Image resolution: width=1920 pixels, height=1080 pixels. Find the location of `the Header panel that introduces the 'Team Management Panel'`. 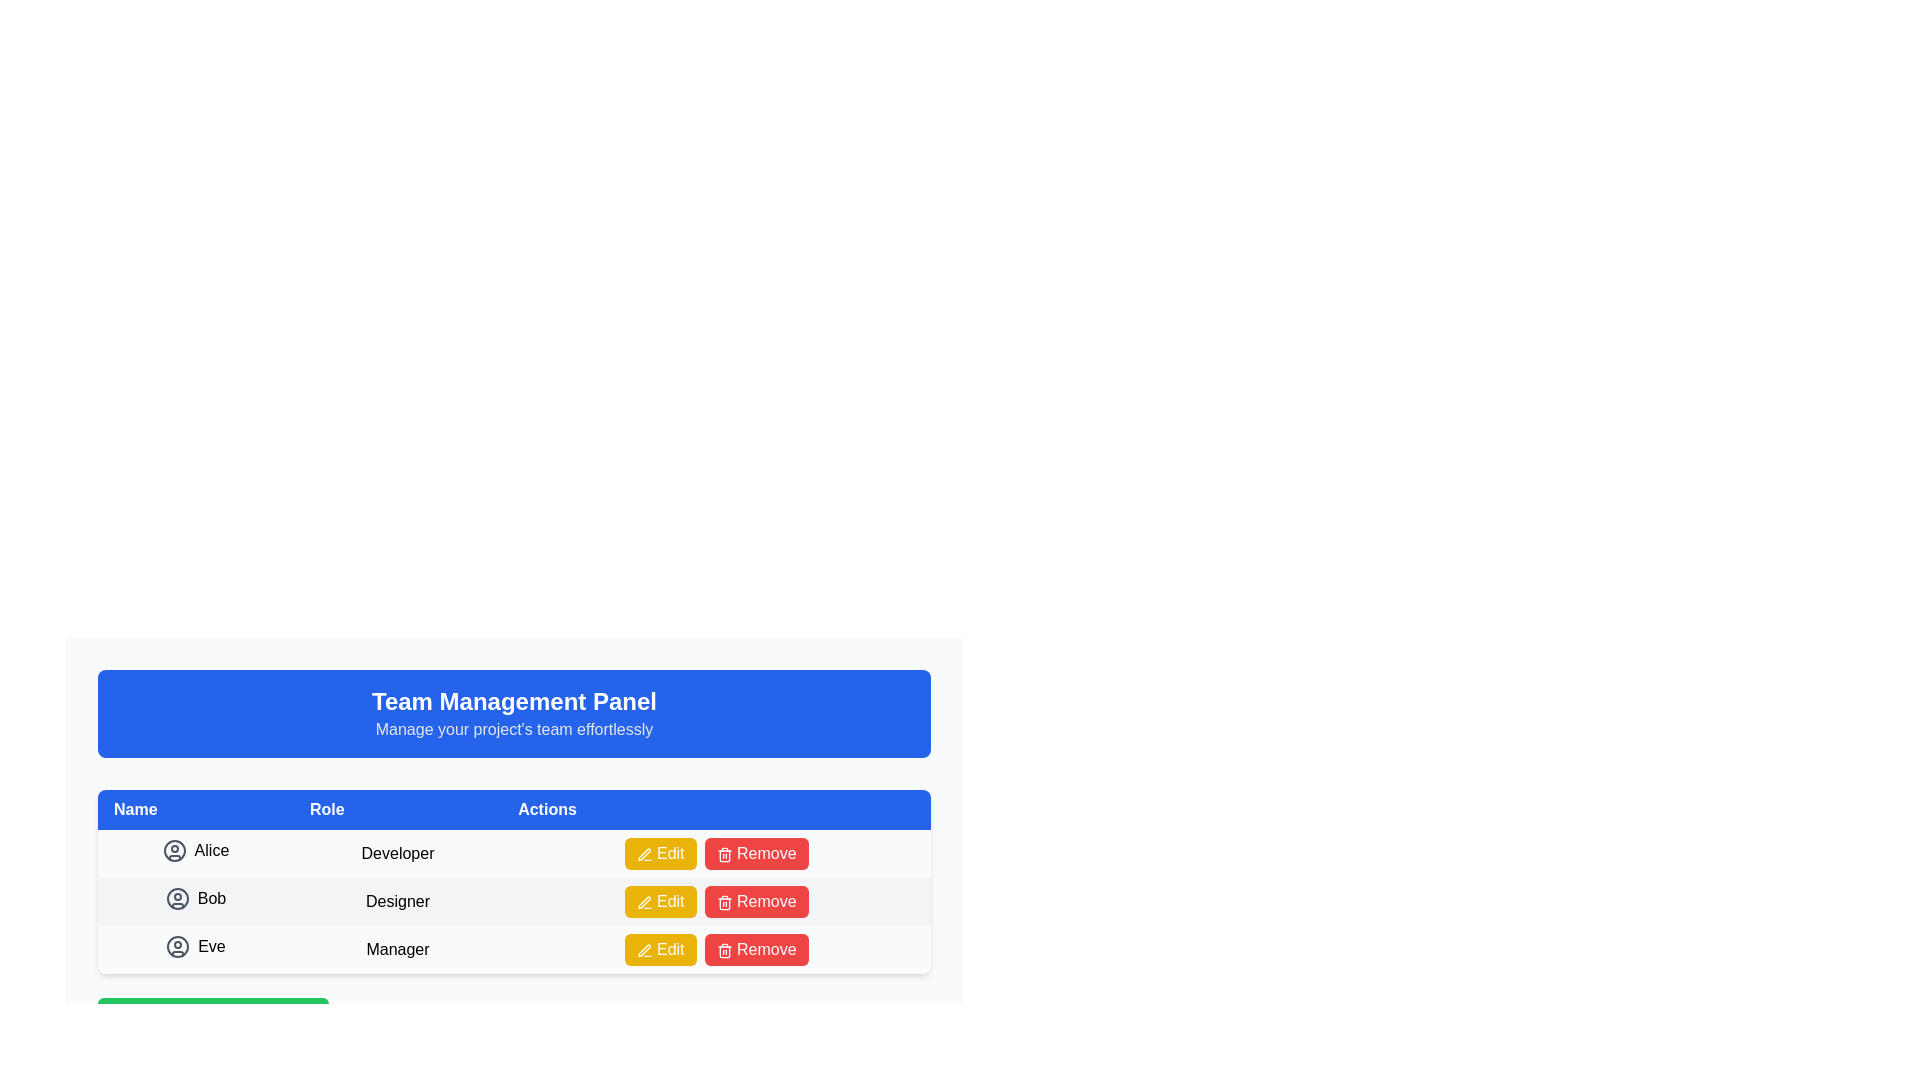

the Header panel that introduces the 'Team Management Panel' is located at coordinates (514, 712).